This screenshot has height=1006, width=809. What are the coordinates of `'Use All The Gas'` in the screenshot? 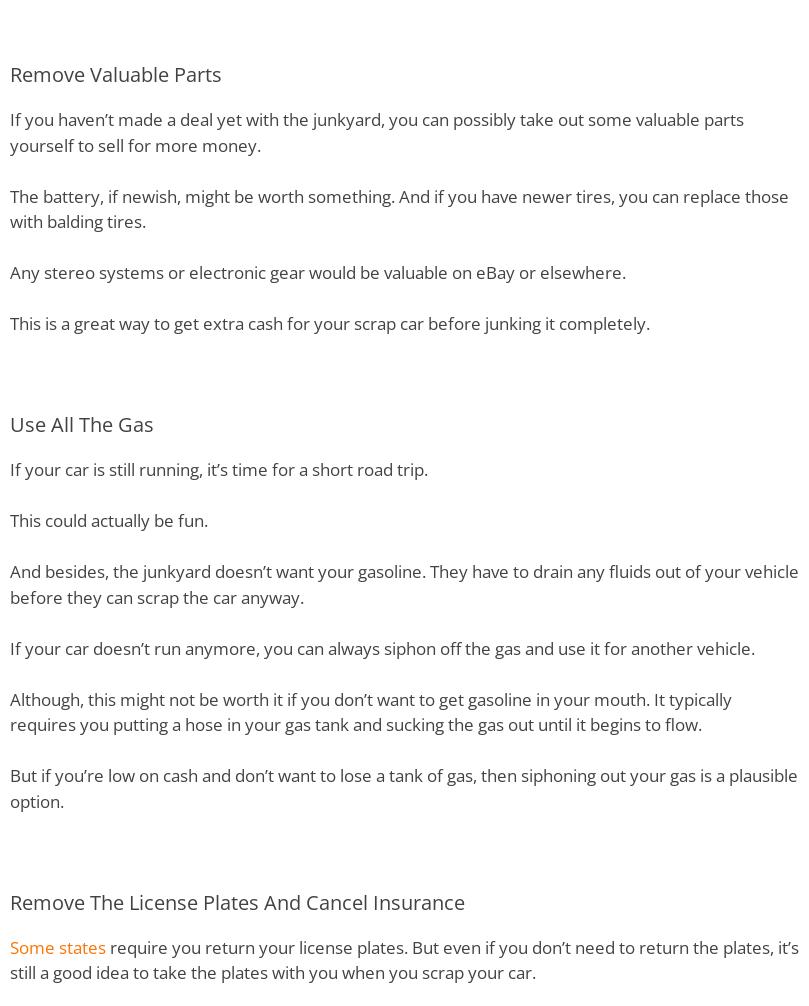 It's located at (82, 423).